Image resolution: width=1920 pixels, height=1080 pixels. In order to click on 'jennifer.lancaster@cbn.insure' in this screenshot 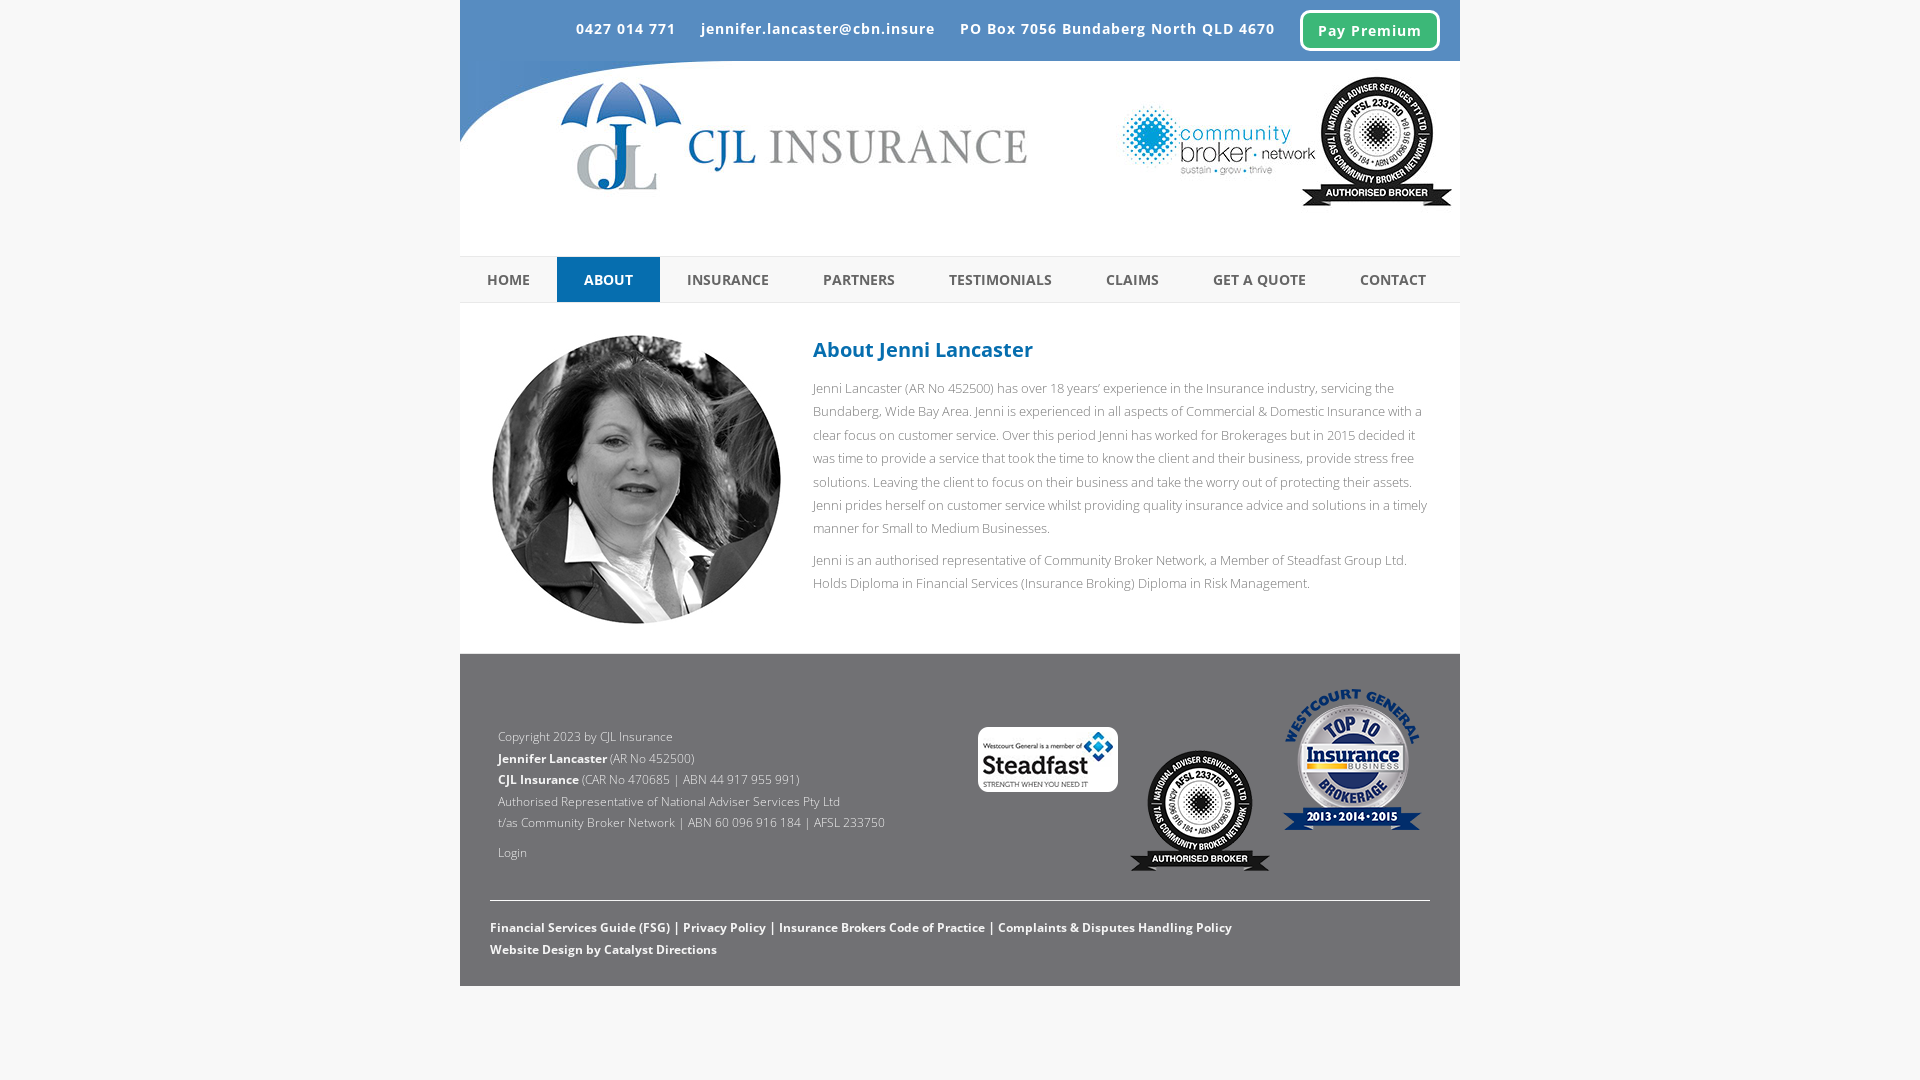, I will do `click(817, 28)`.